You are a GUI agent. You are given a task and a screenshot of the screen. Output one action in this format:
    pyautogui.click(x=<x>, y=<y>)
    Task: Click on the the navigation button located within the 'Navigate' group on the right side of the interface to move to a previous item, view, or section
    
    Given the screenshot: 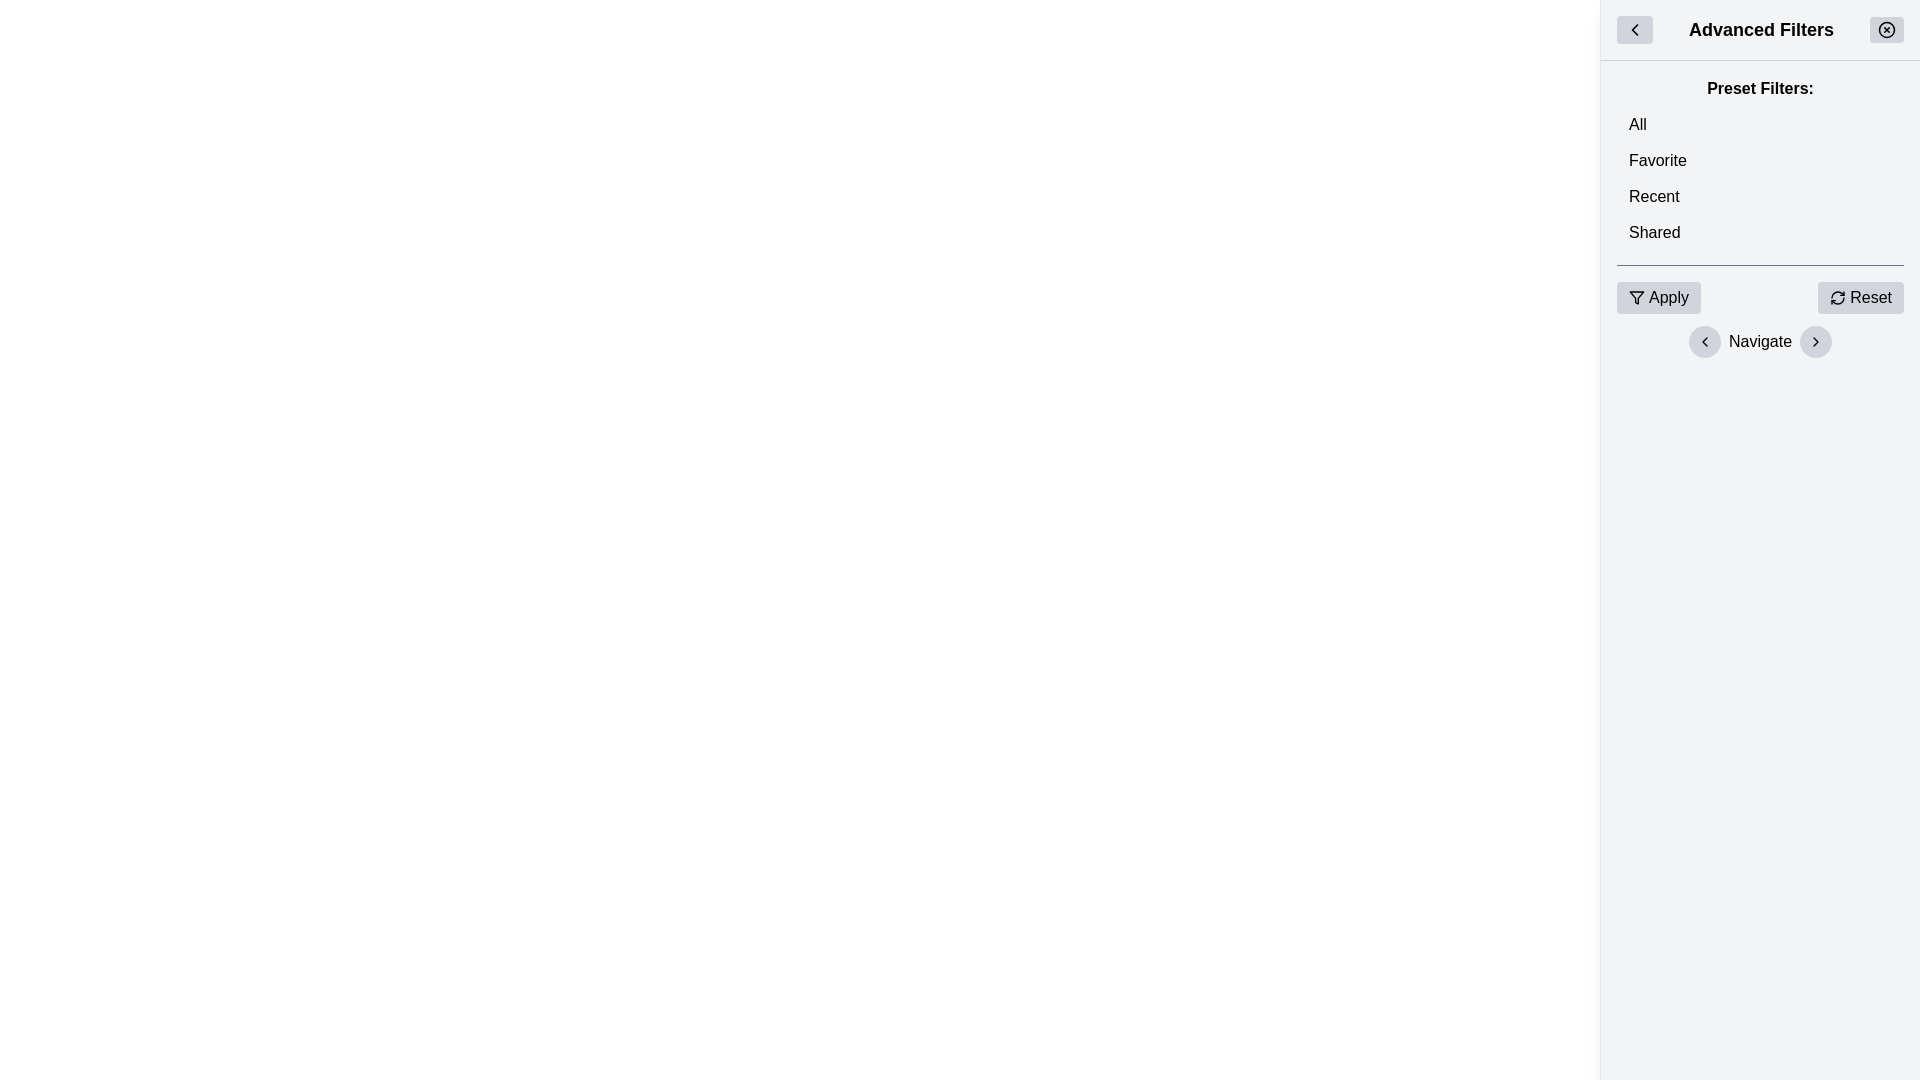 What is the action you would take?
    pyautogui.click(x=1703, y=341)
    